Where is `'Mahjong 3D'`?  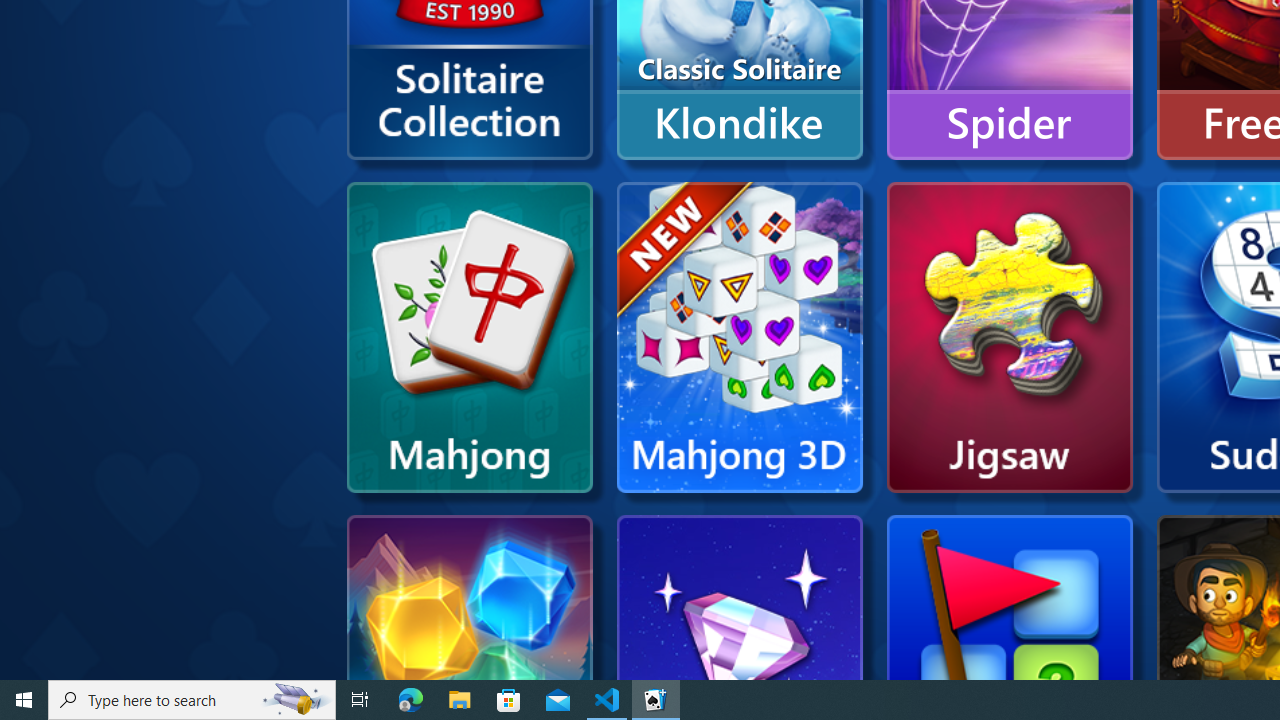 'Mahjong 3D' is located at coordinates (738, 336).